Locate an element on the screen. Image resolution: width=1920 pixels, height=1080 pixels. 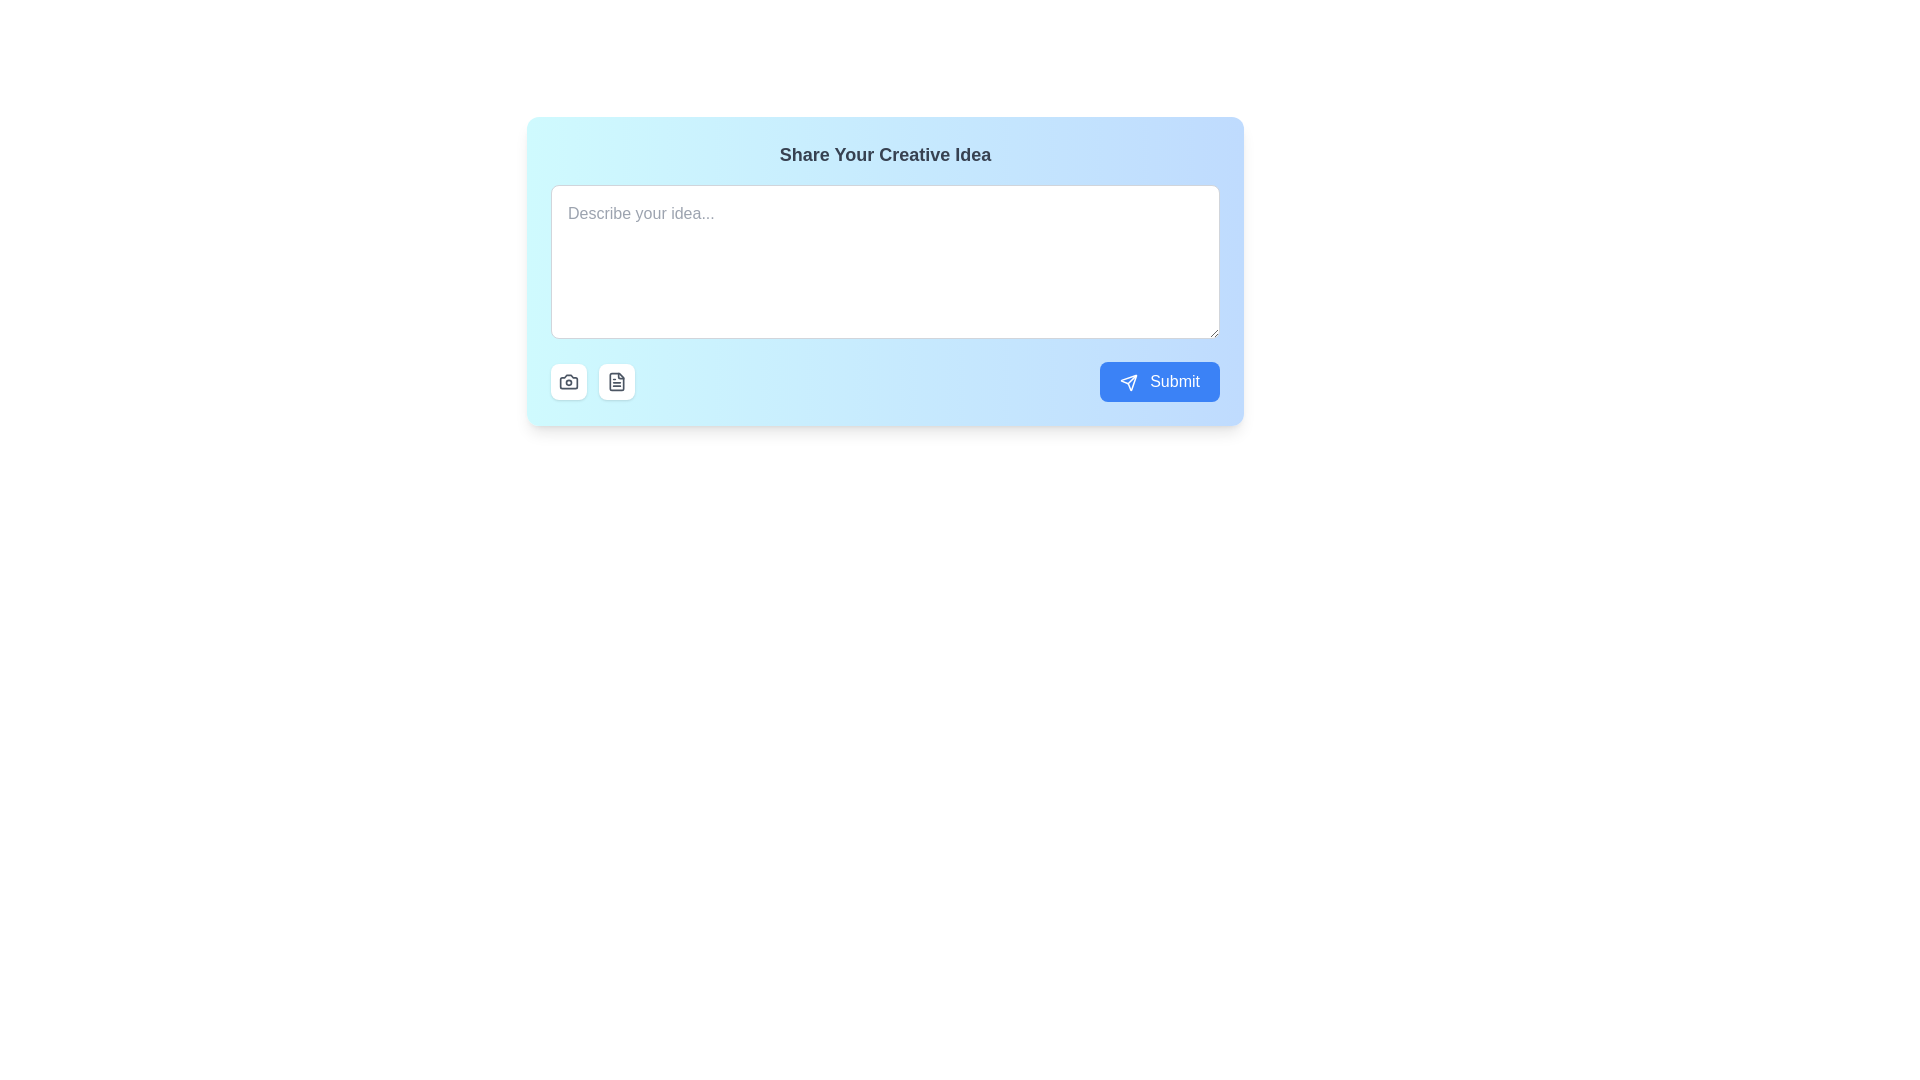
the upload icon located within the second button of the button group, which is positioned to the right of a camera icon is located at coordinates (616, 381).